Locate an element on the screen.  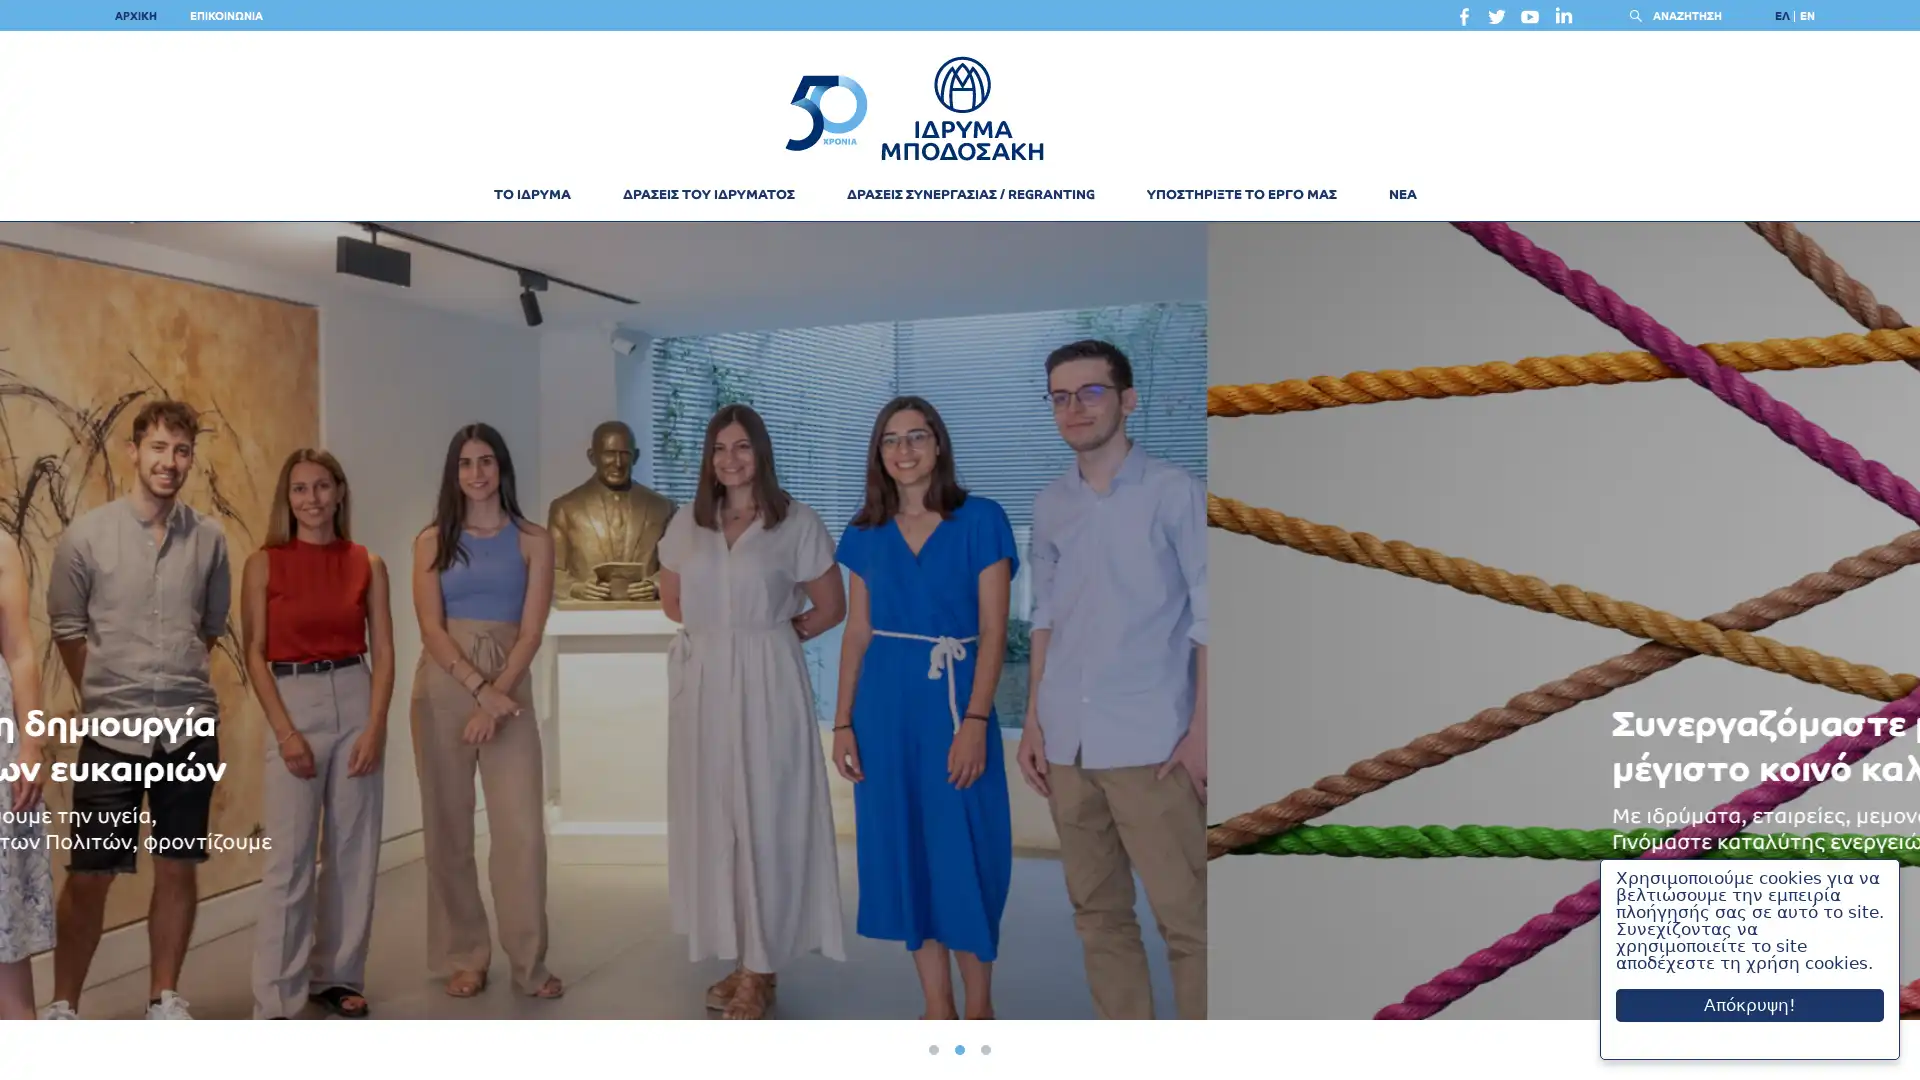
3 is located at coordinates (985, 1044).